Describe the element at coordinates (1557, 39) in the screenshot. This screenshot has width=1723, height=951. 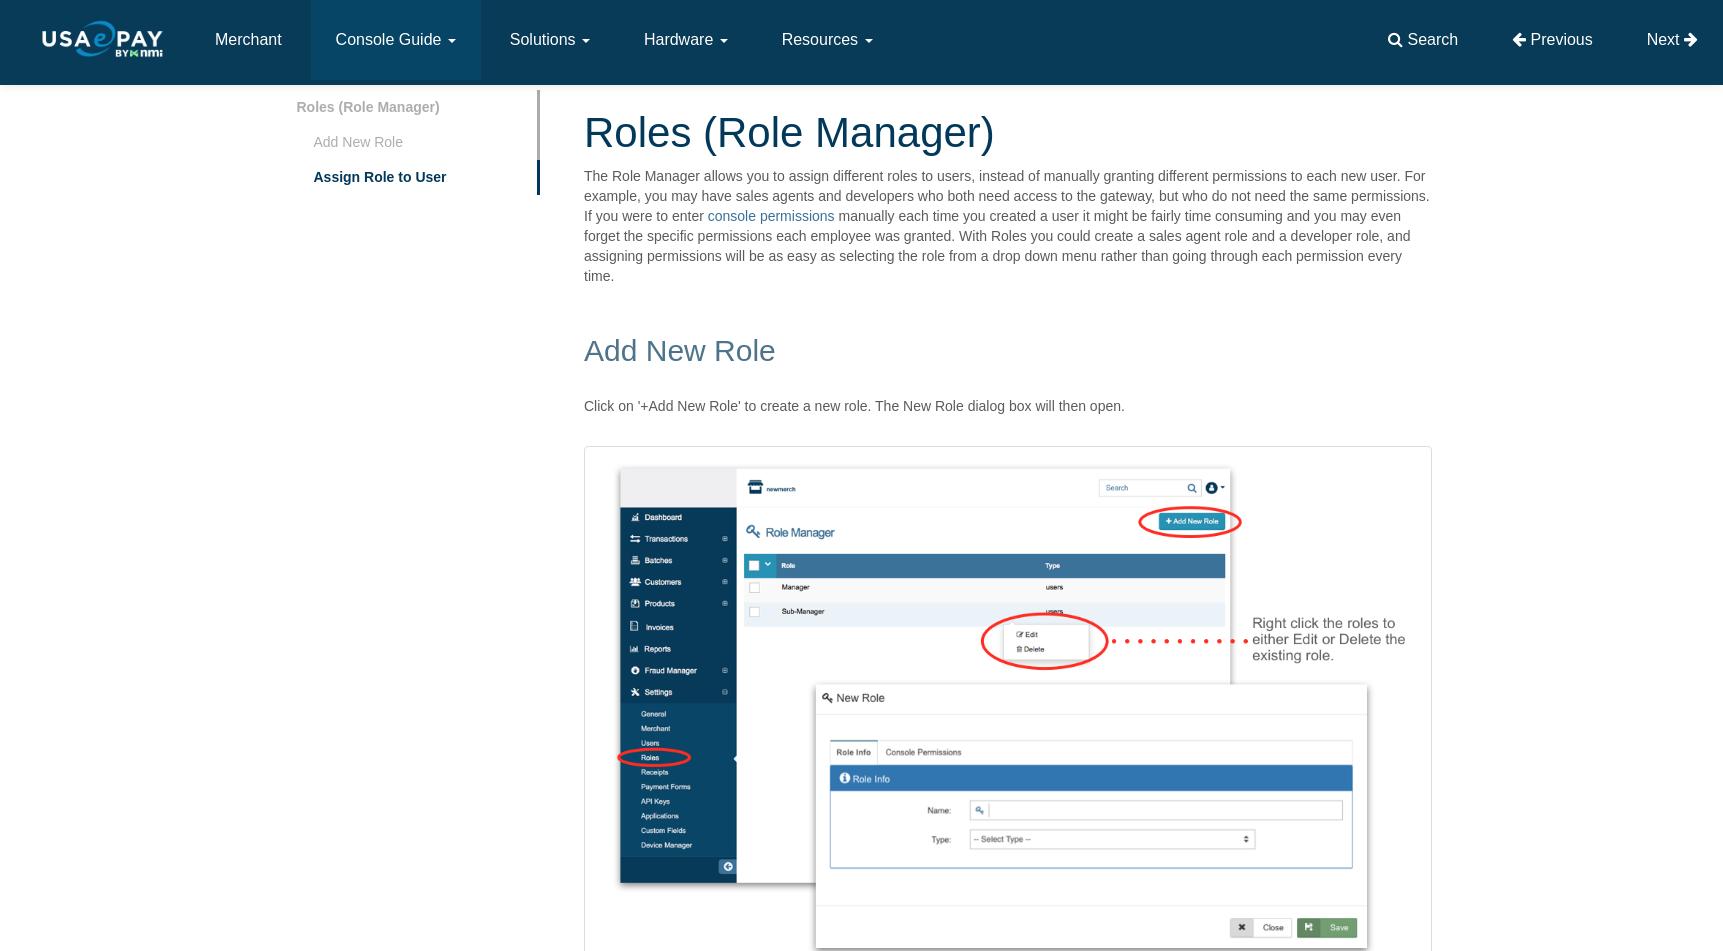
I see `'Previous'` at that location.